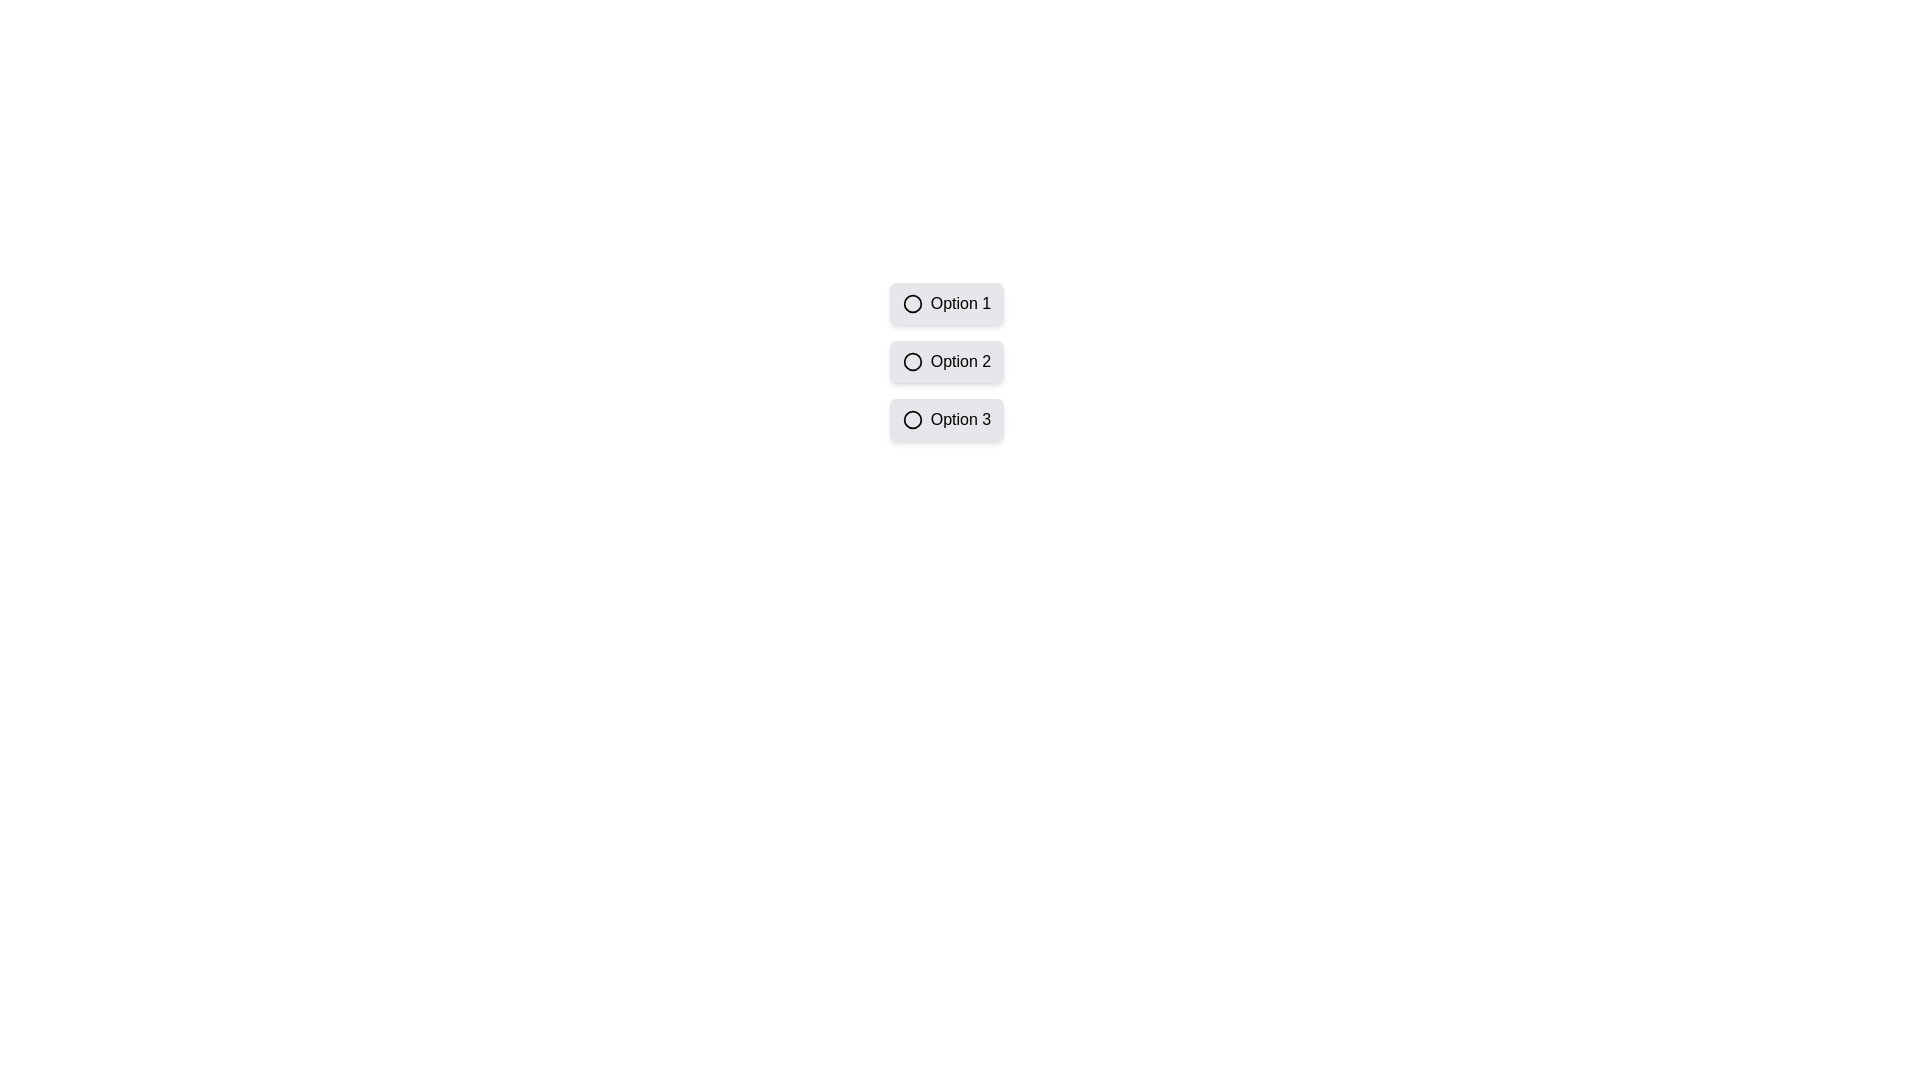 This screenshot has width=1920, height=1080. I want to click on the unselected radio button icon associated with 'Option 3' located on the left side of its label, so click(911, 419).